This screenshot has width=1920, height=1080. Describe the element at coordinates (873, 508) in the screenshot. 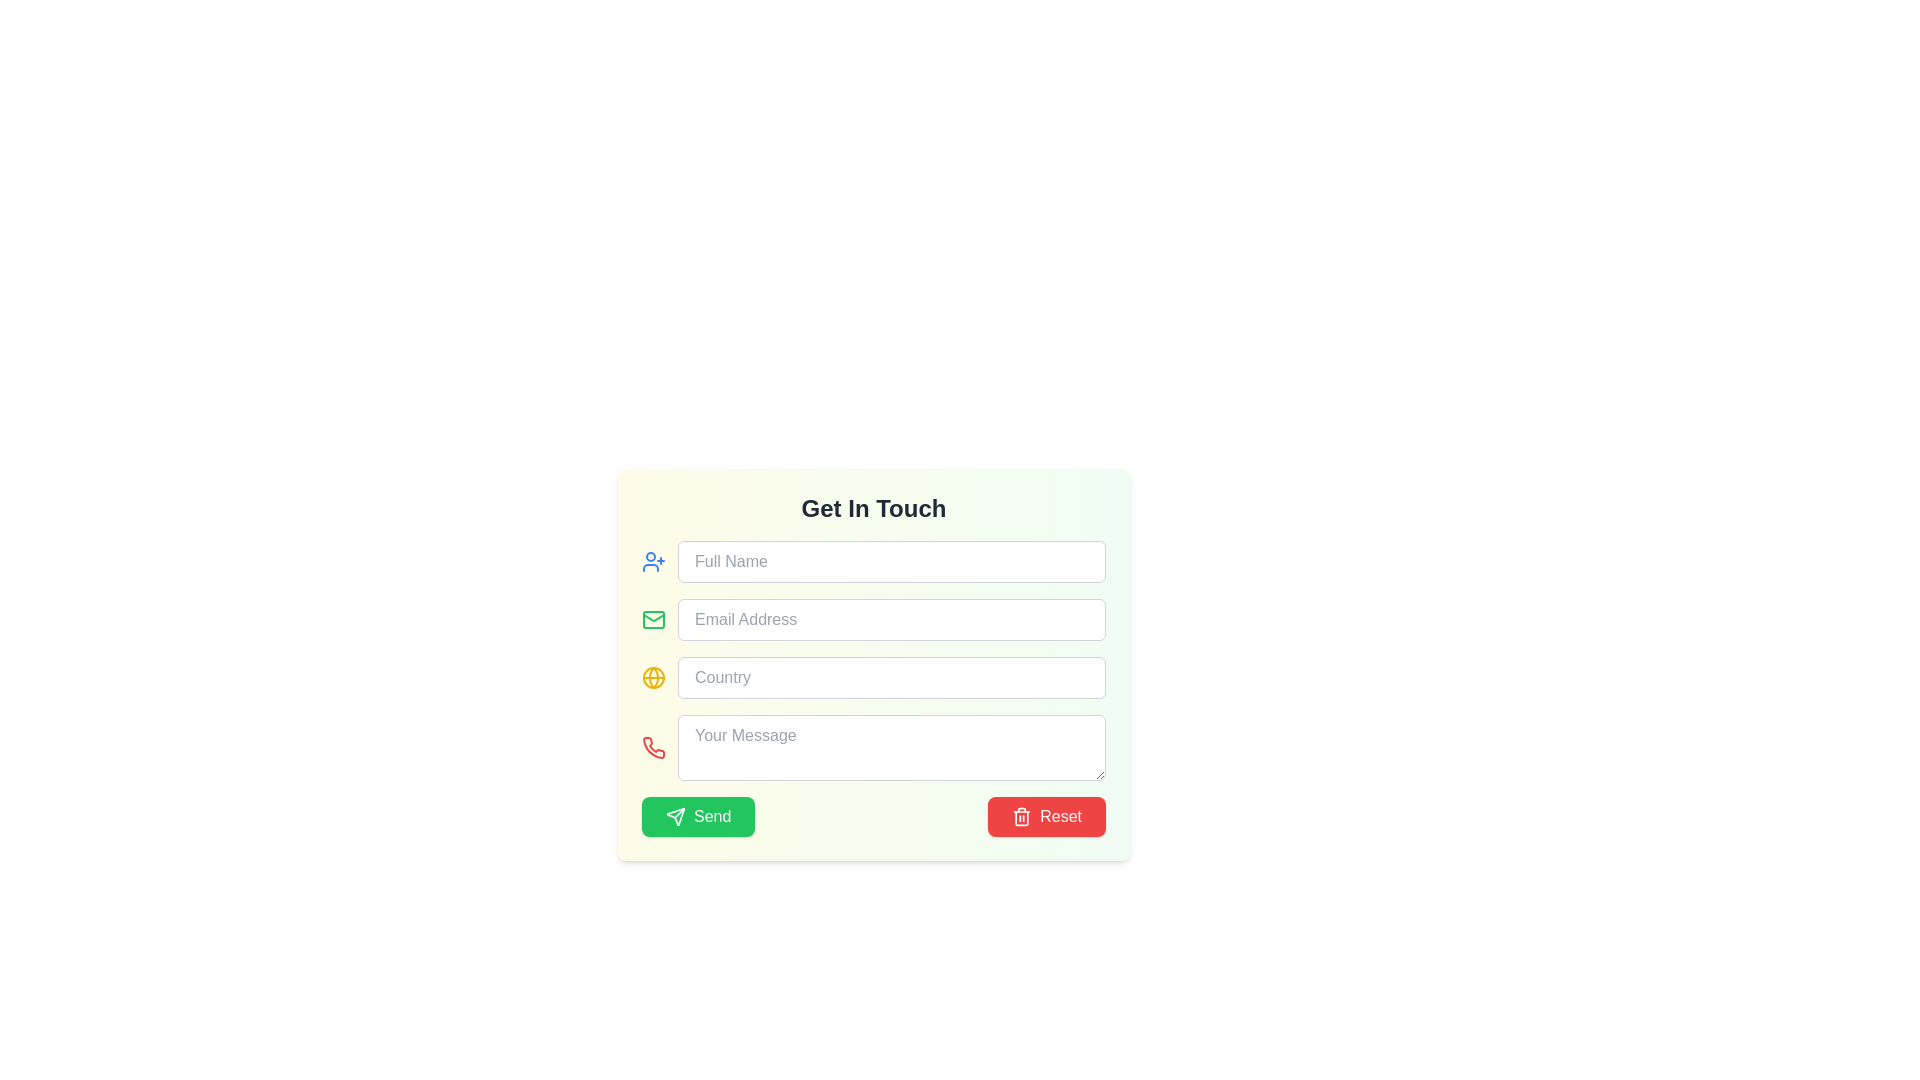

I see `the bold-heading text displaying 'Get In Touch' which is centered at the top of the form-like interface` at that location.